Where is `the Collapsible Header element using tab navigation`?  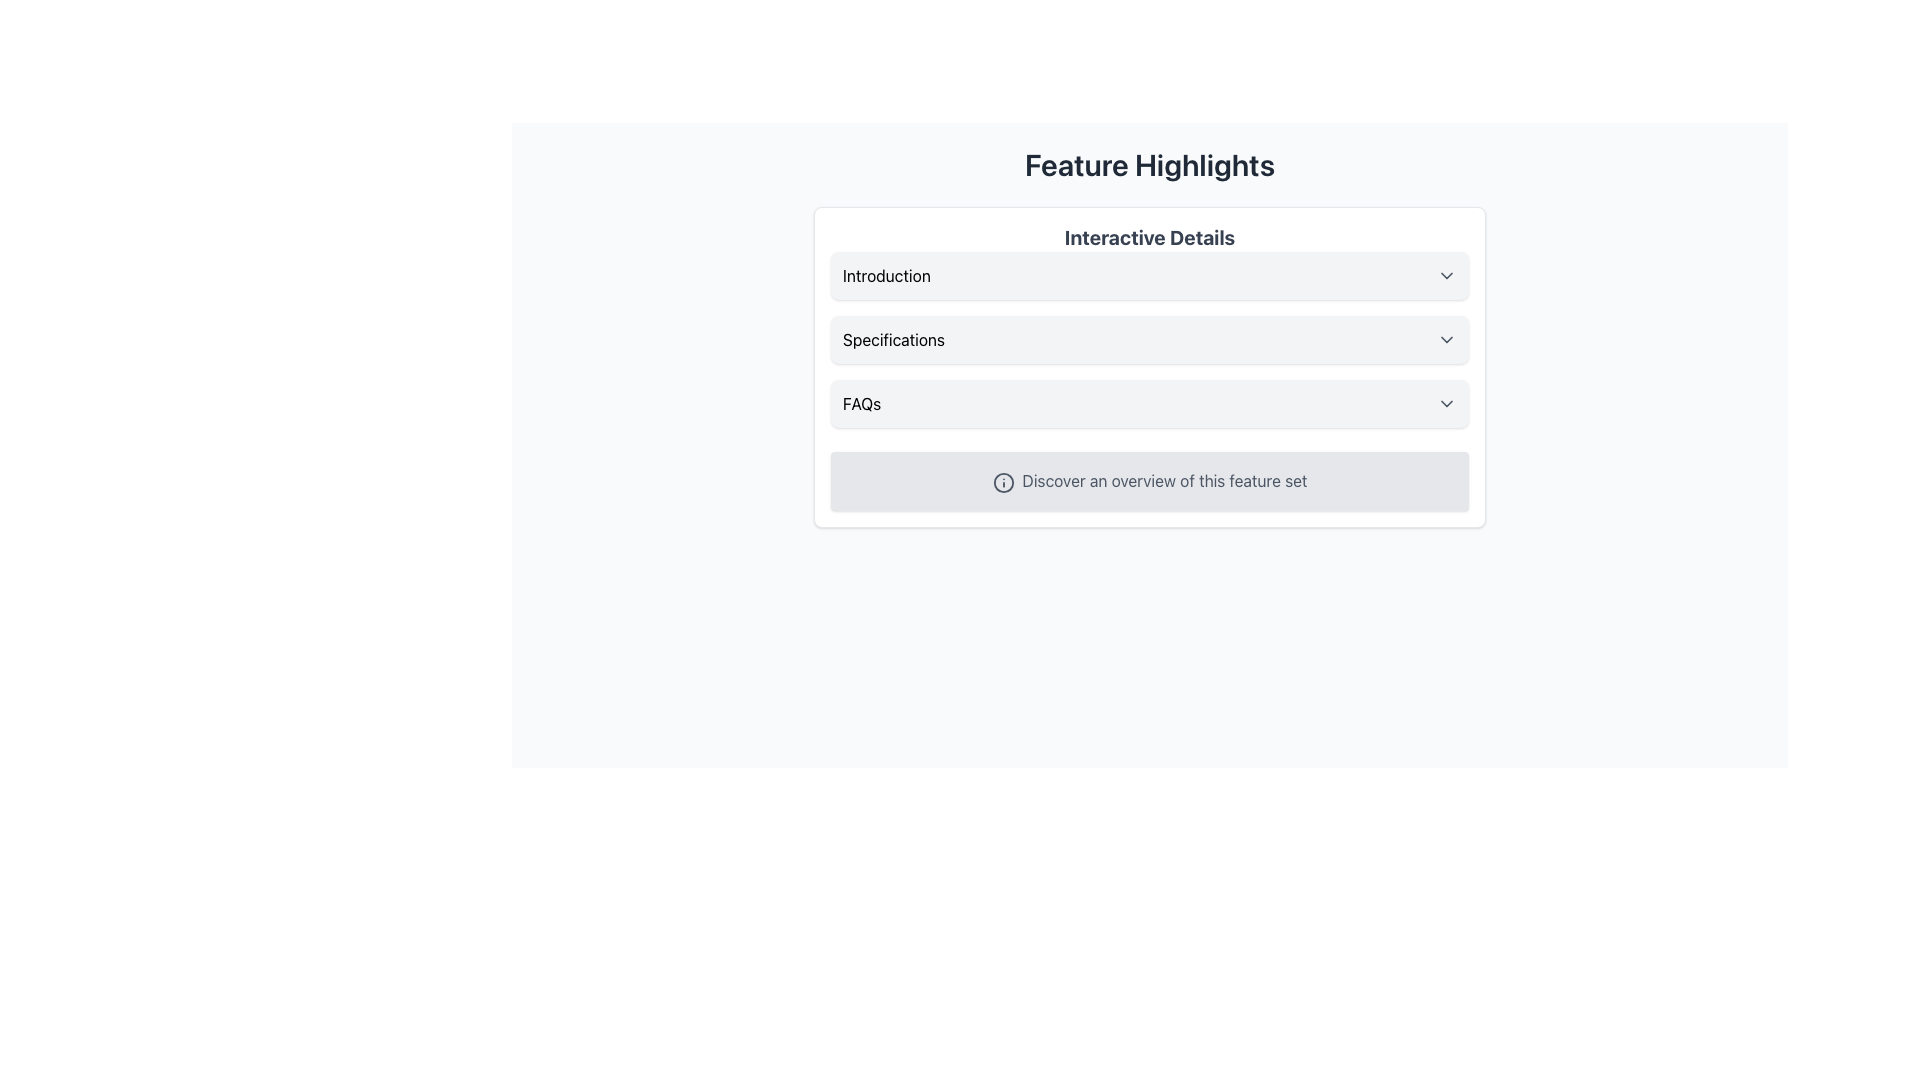
the Collapsible Header element using tab navigation is located at coordinates (1150, 276).